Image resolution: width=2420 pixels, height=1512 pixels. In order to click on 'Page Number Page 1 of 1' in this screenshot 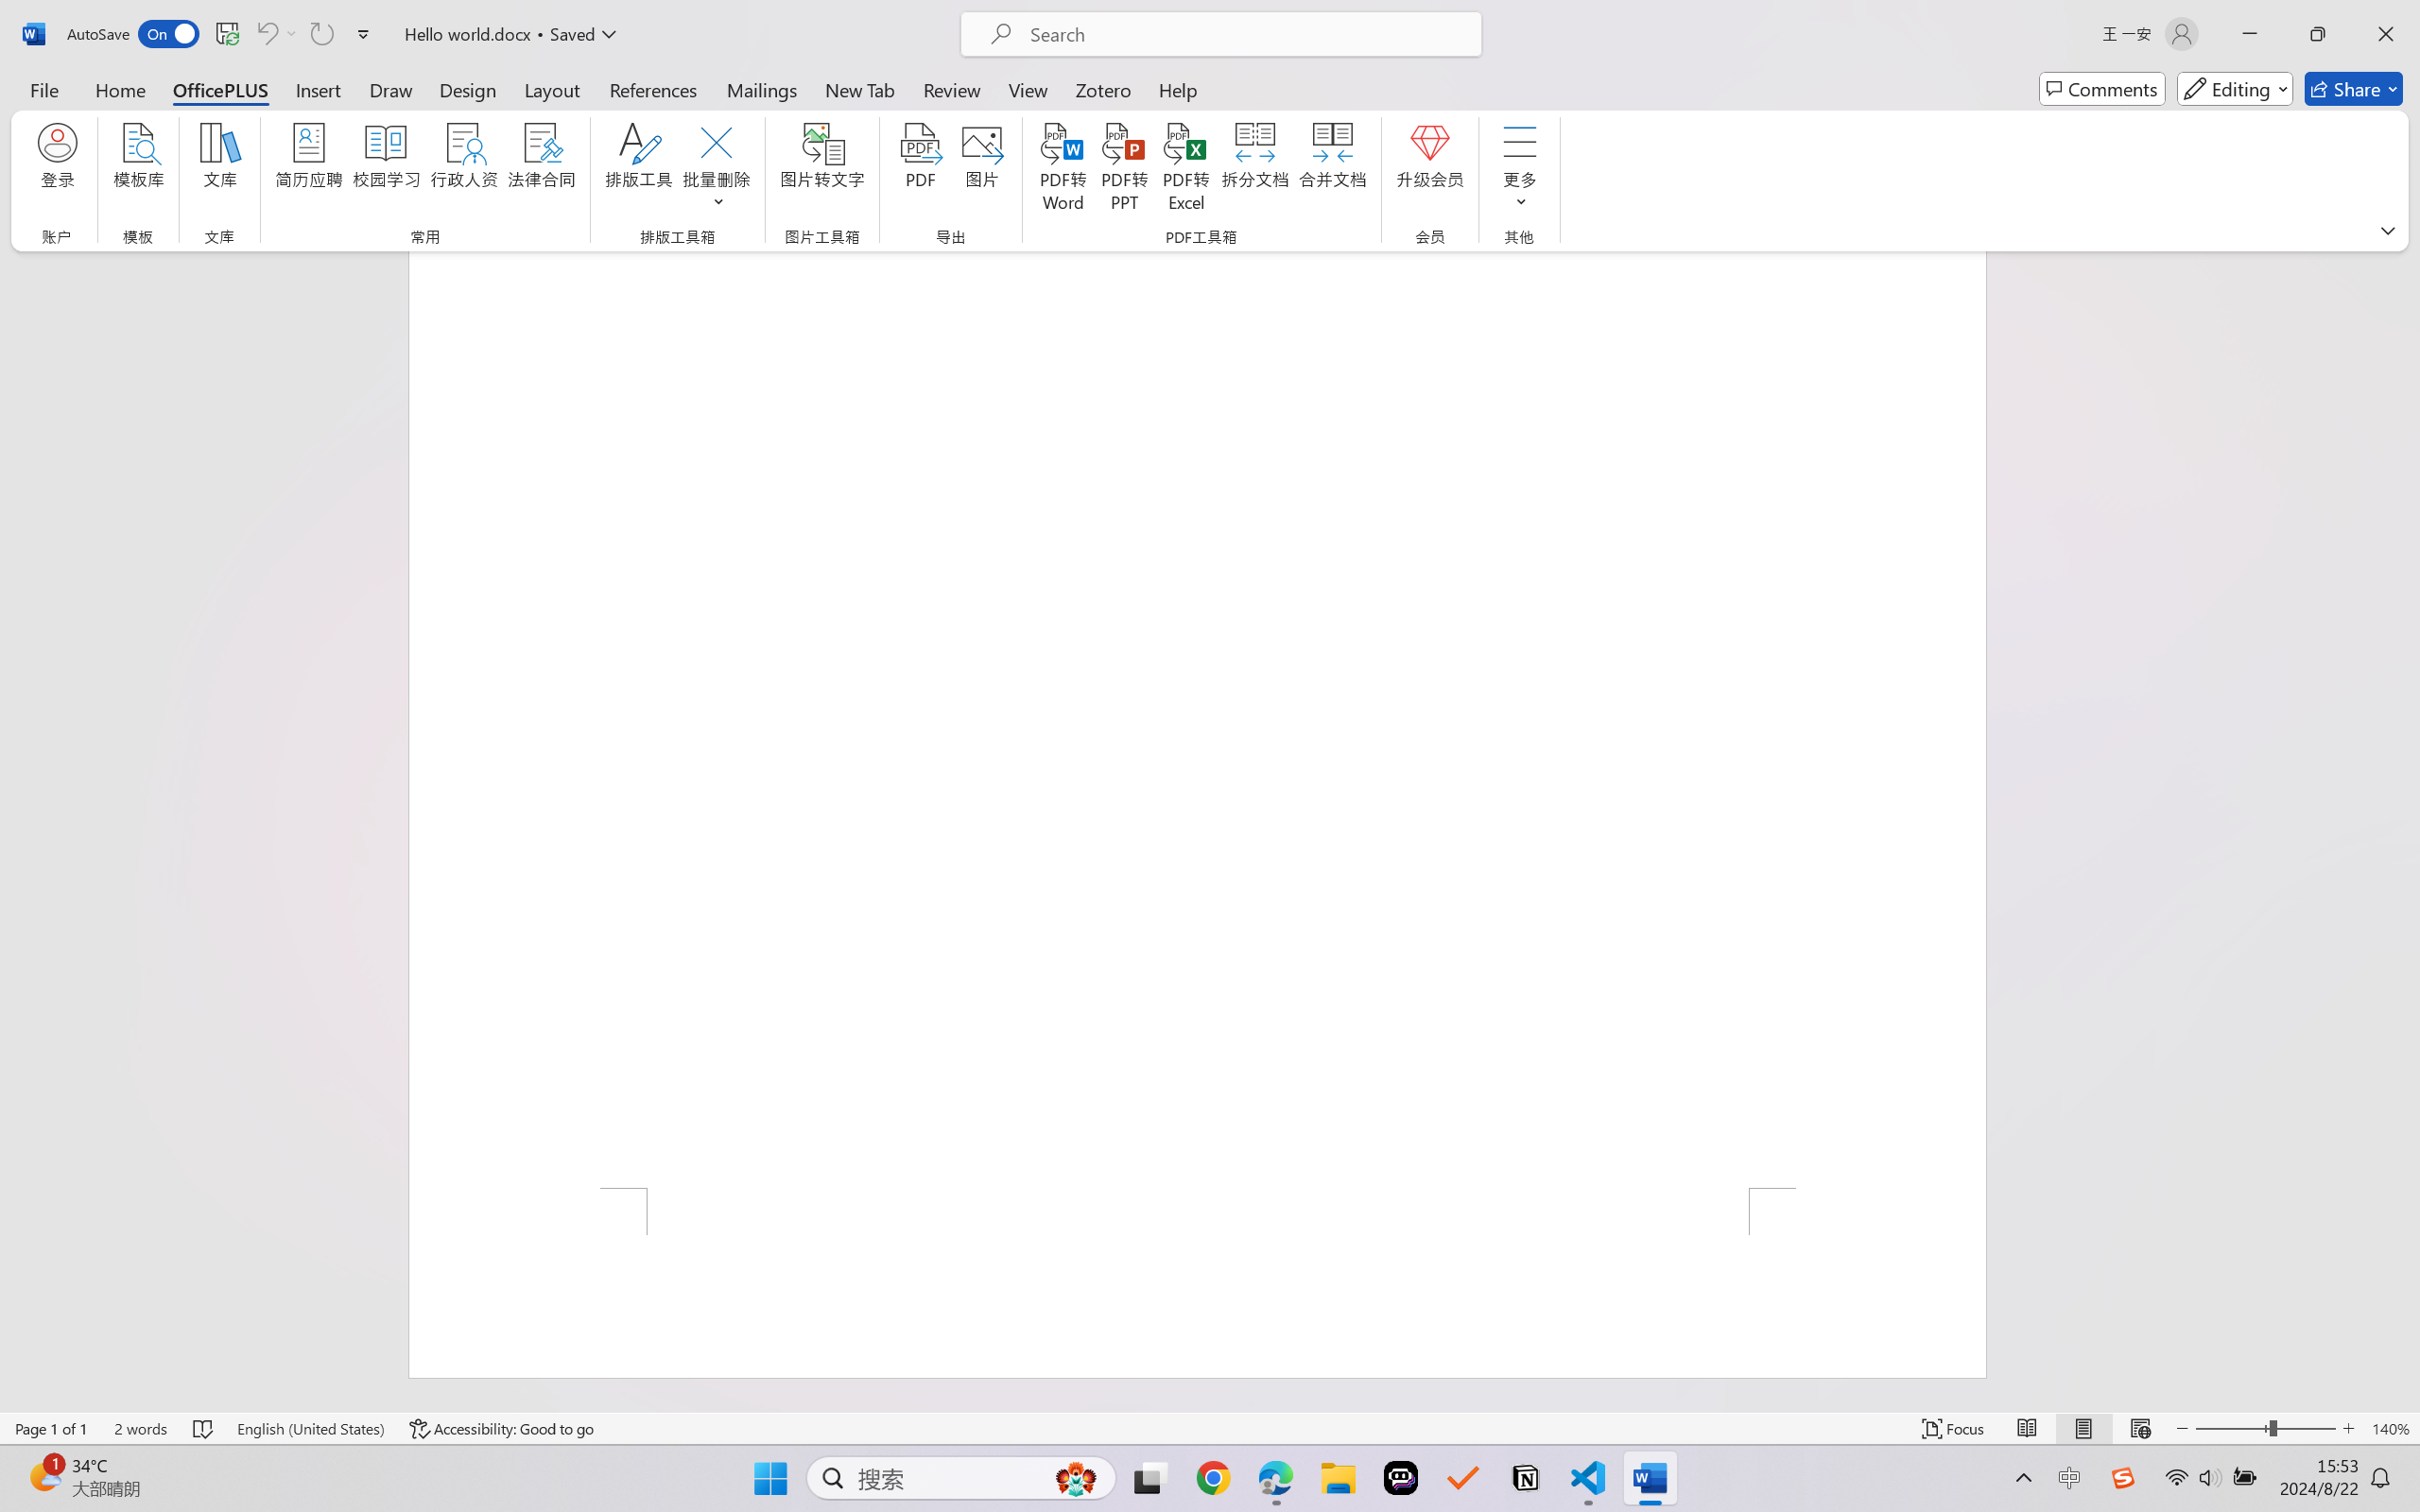, I will do `click(52, 1428)`.